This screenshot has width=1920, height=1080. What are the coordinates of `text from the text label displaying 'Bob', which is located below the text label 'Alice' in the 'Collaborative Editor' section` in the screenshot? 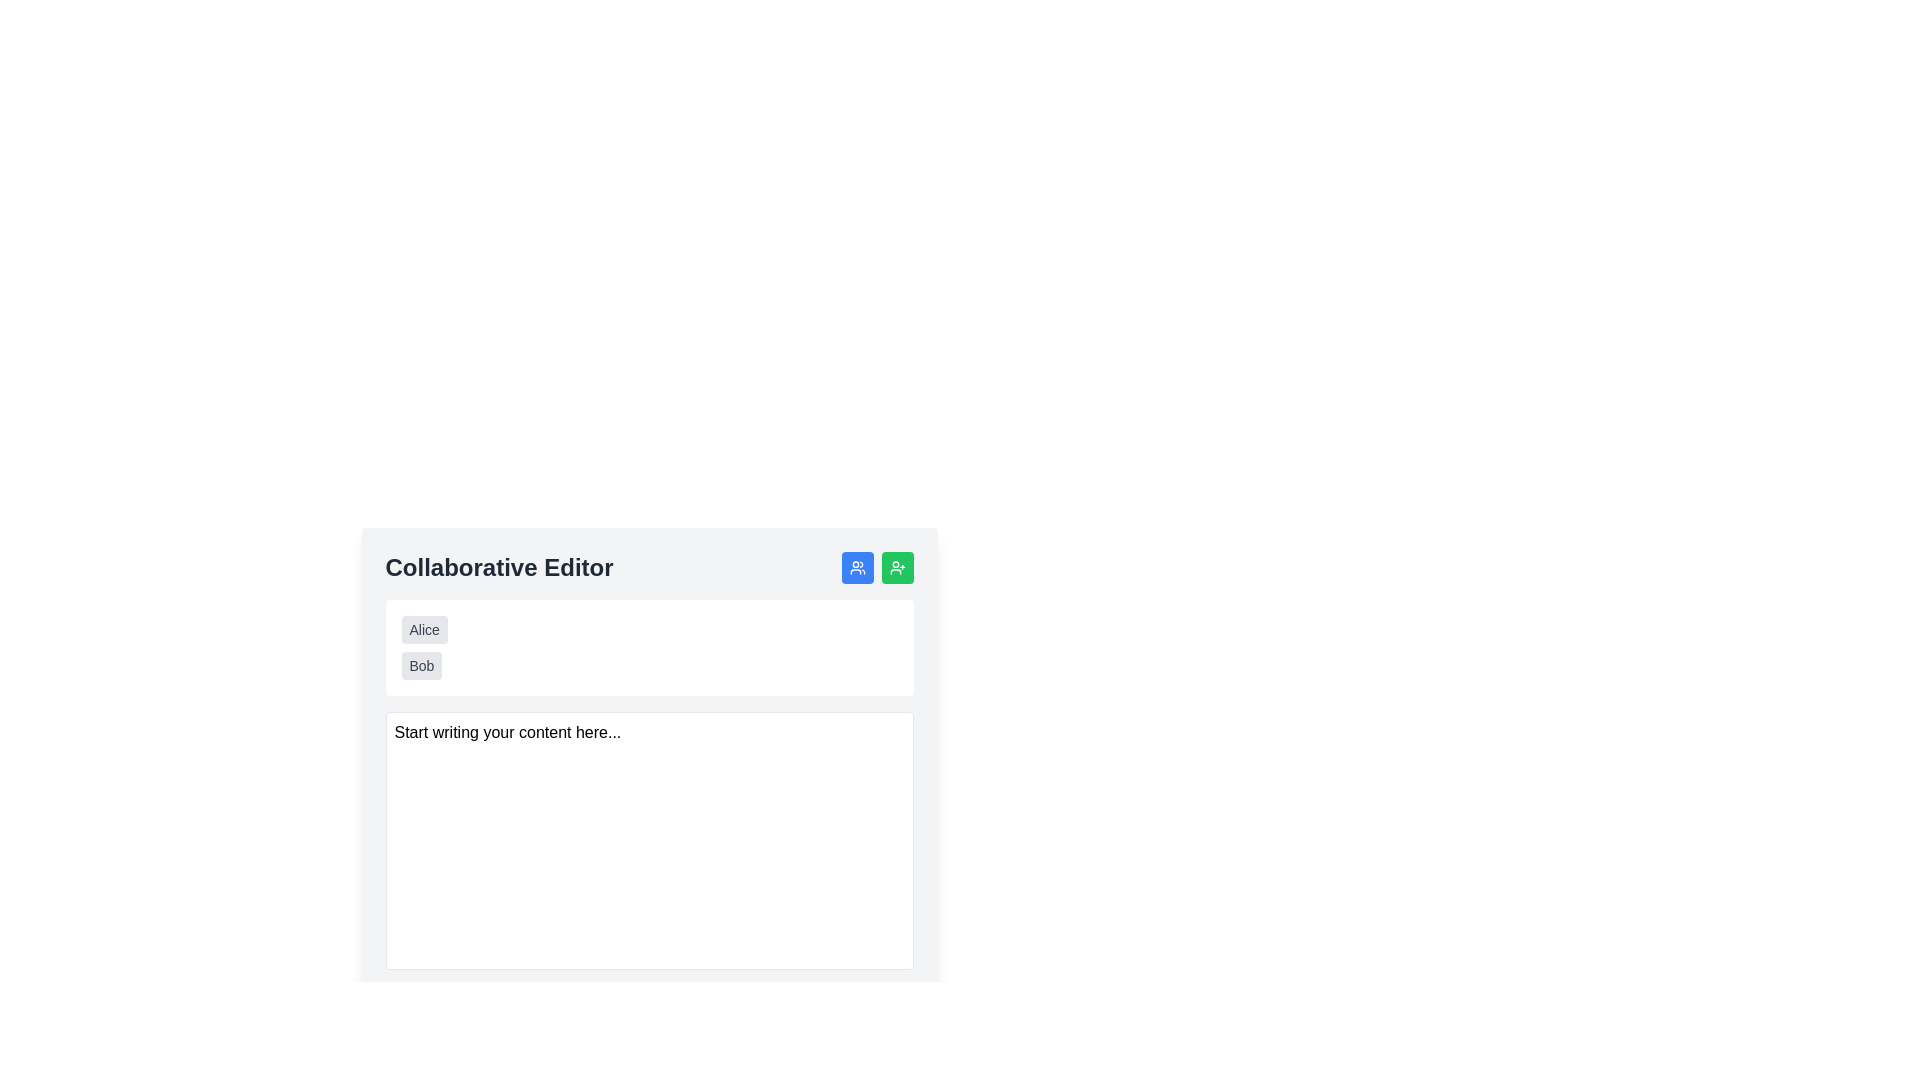 It's located at (421, 666).